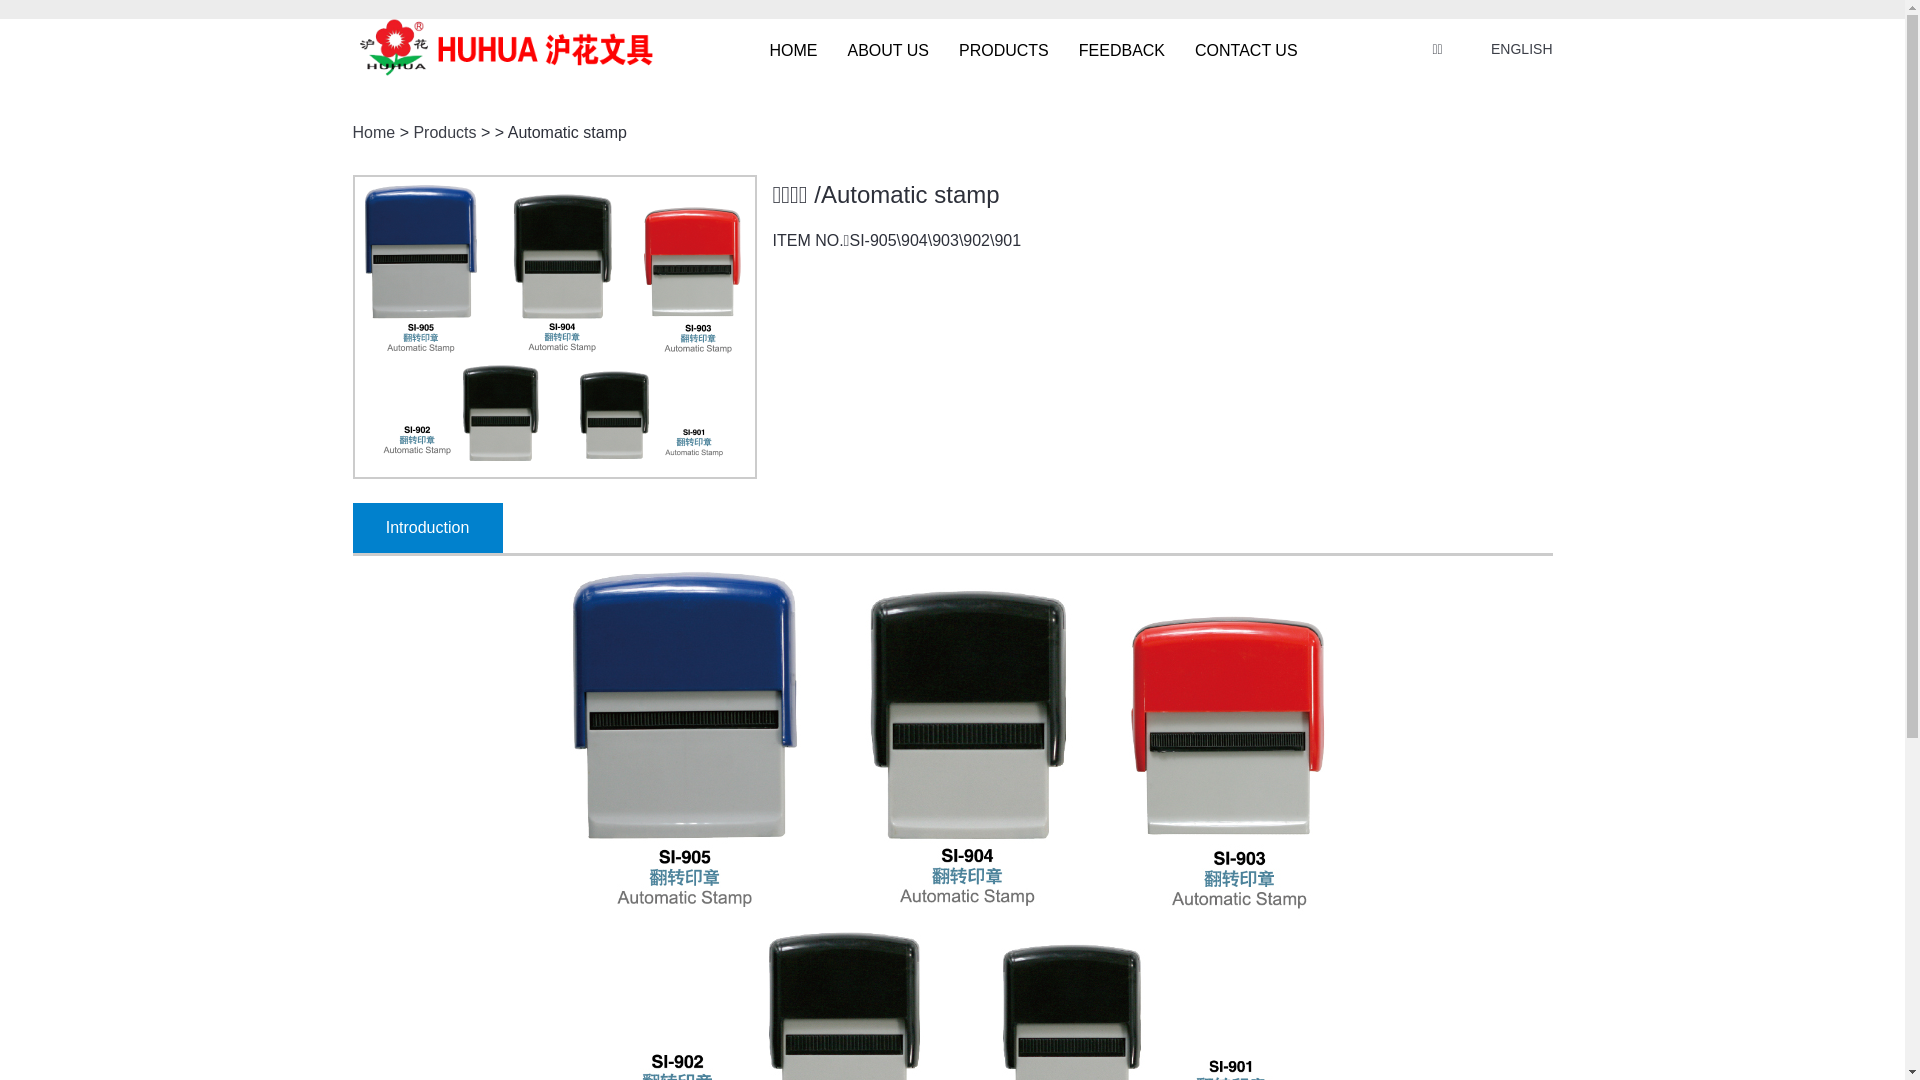 The width and height of the screenshot is (1920, 1080). What do you see at coordinates (1122, 49) in the screenshot?
I see `'FEEDBACK'` at bounding box center [1122, 49].